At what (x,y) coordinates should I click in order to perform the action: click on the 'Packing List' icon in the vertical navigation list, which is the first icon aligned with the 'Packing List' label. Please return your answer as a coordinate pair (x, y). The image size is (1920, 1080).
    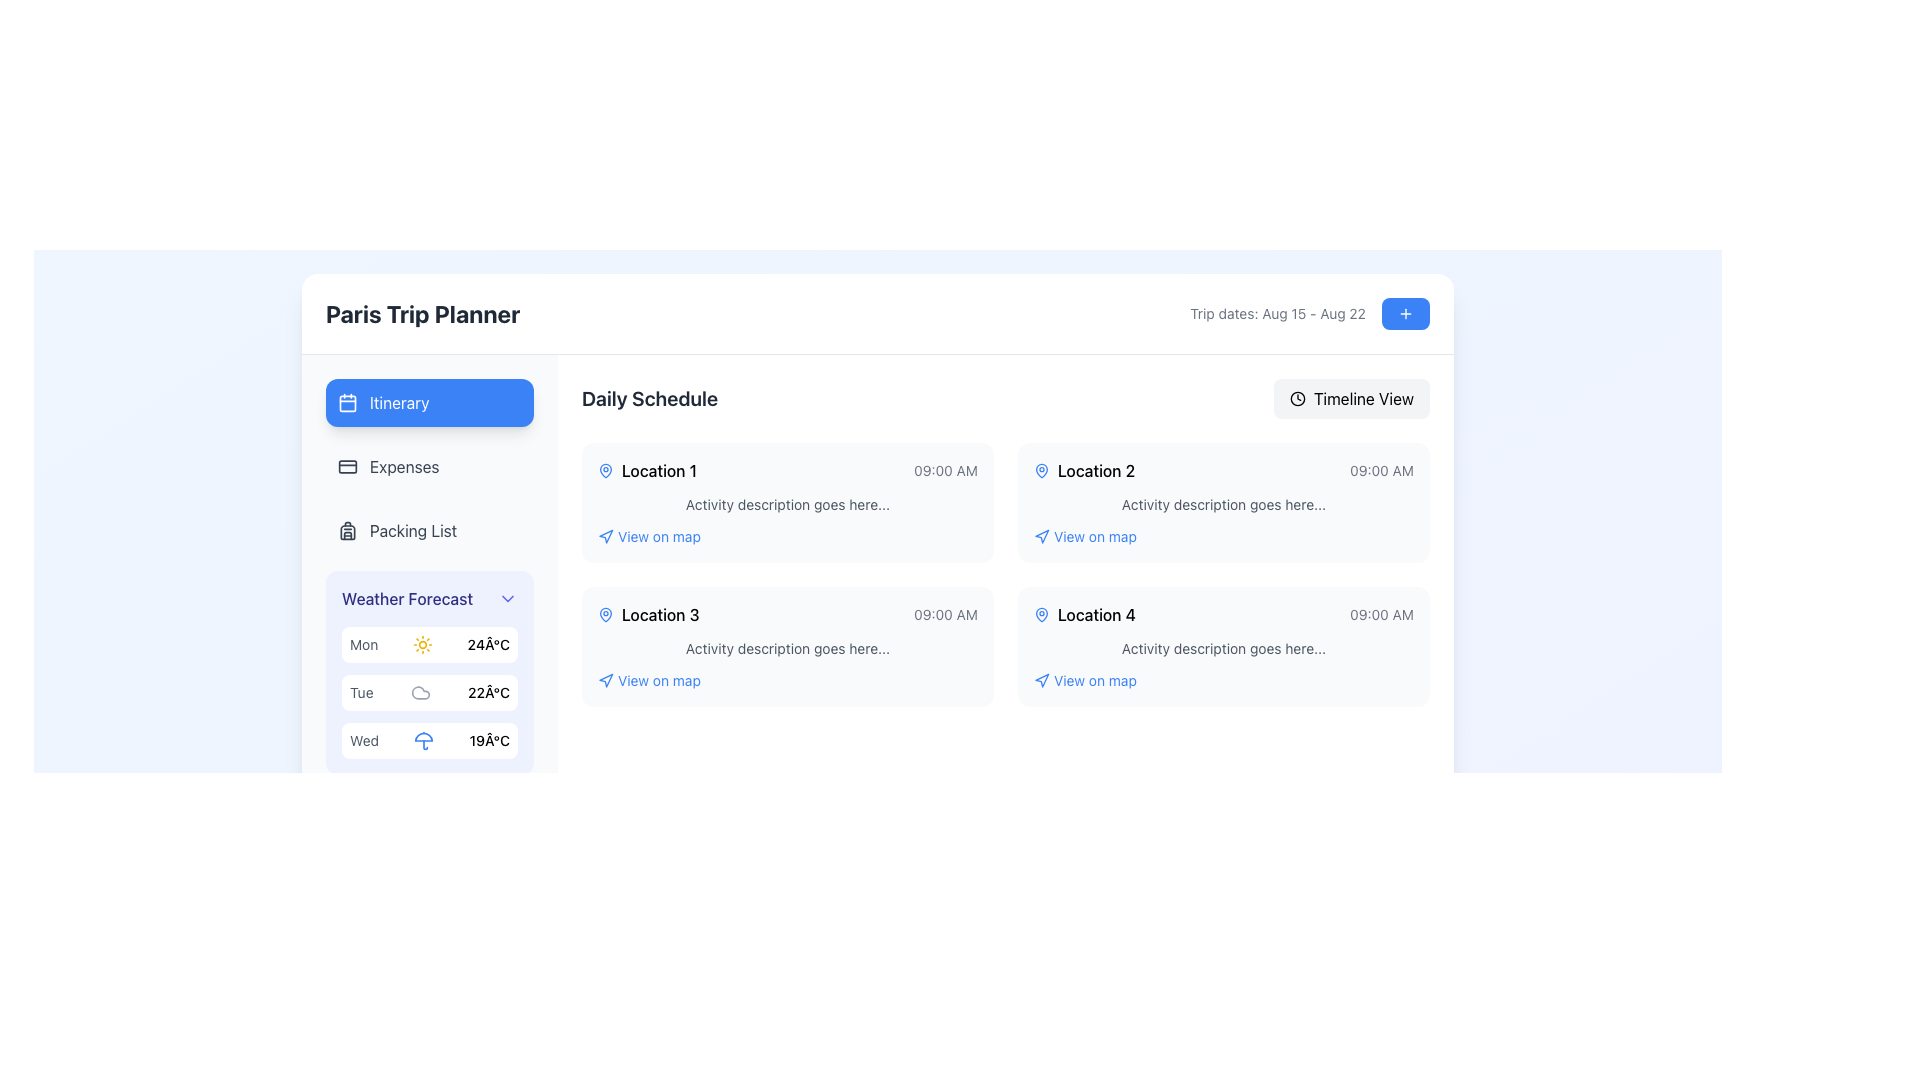
    Looking at the image, I should click on (347, 530).